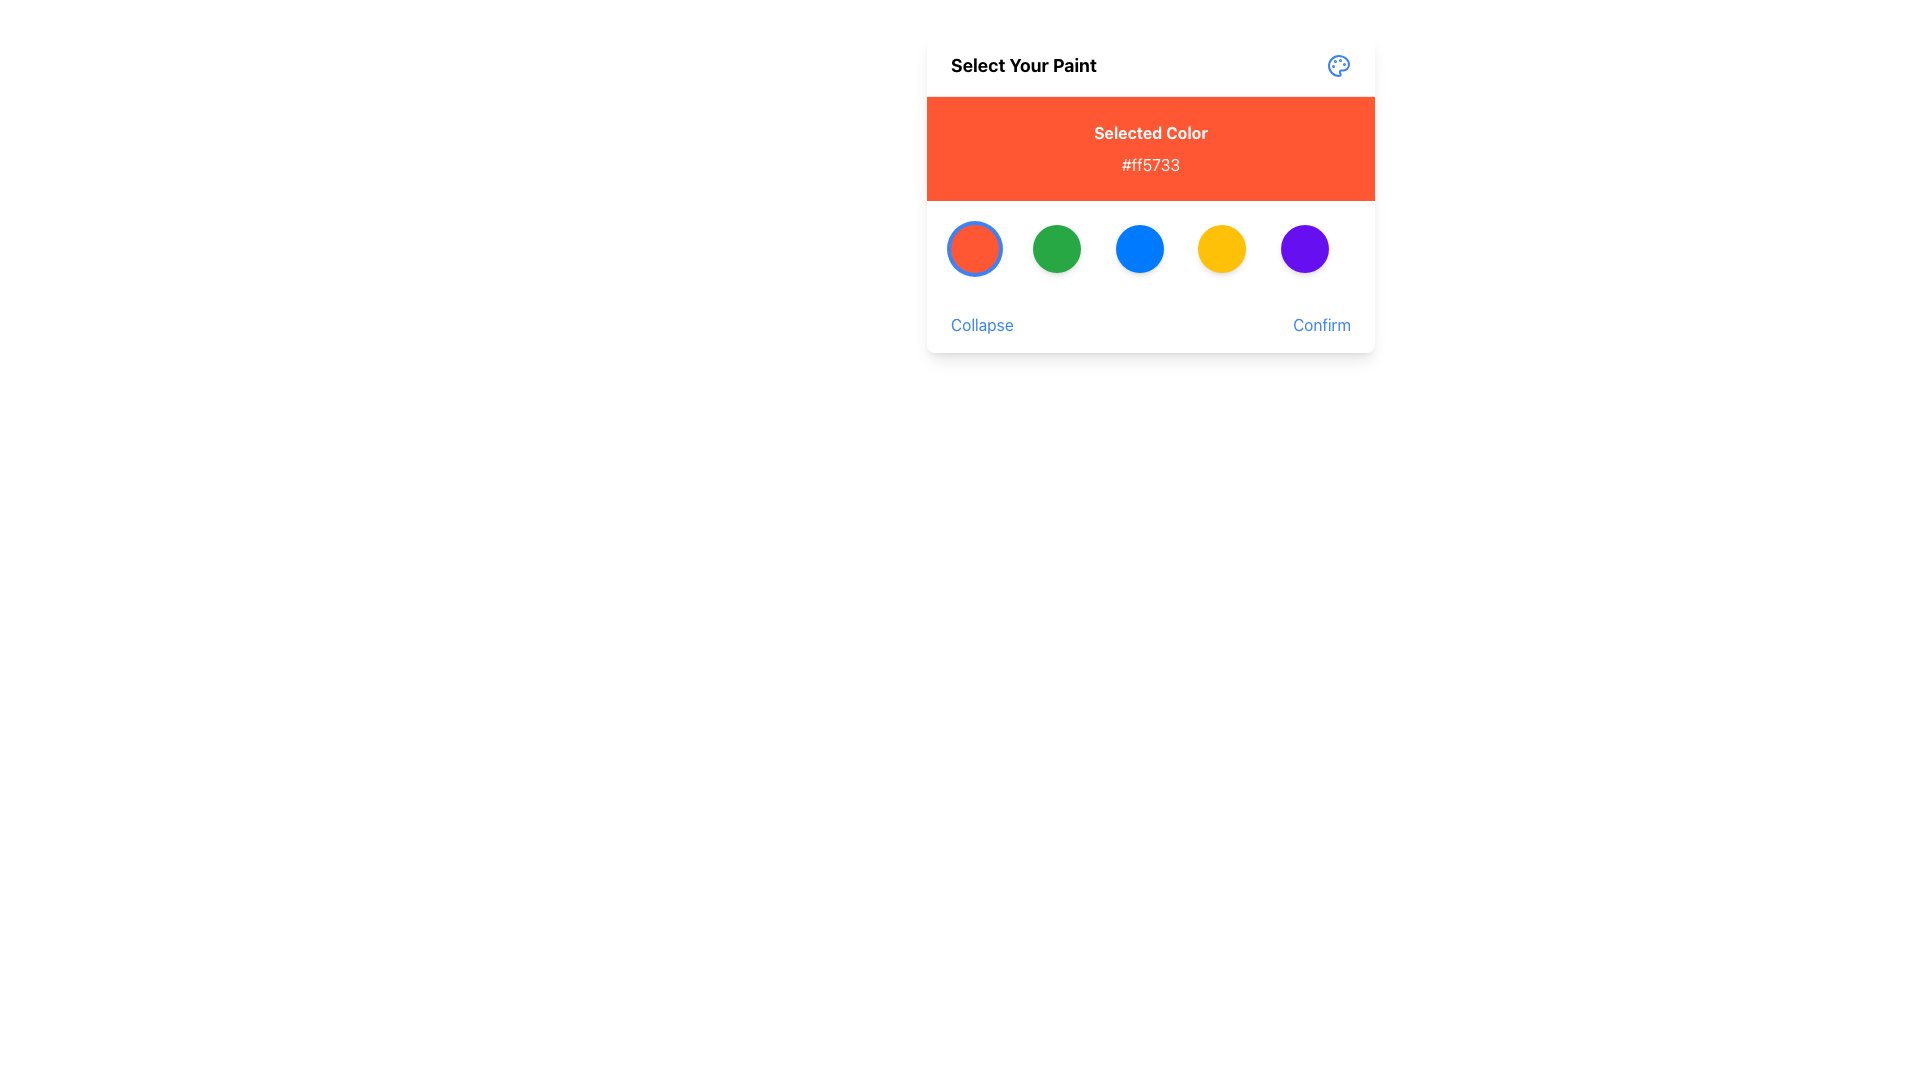 The width and height of the screenshot is (1920, 1080). I want to click on the circle in the 'Select Your Paint' section, so click(1151, 248).